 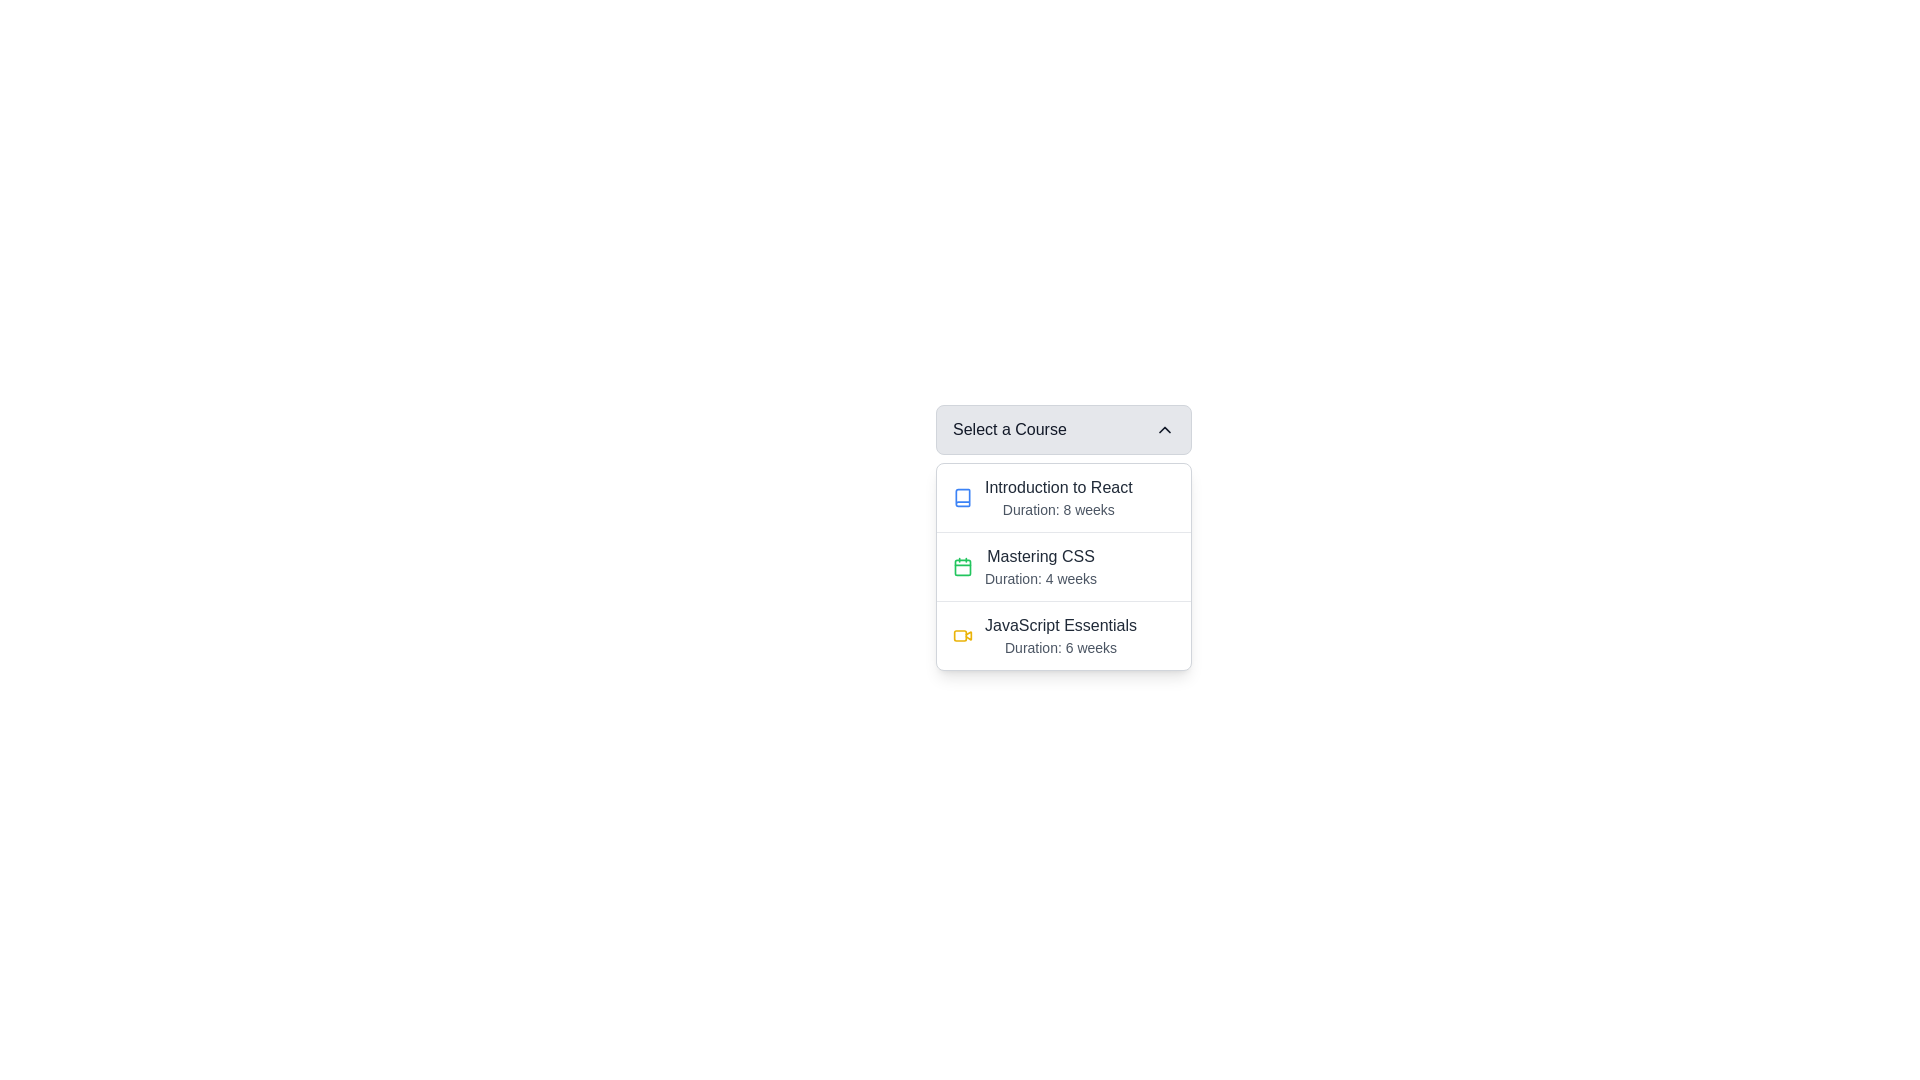 I want to click on the green calendar icon located to the left of the text 'Mastering CSS Duration: 4 weeks', so click(x=963, y=567).